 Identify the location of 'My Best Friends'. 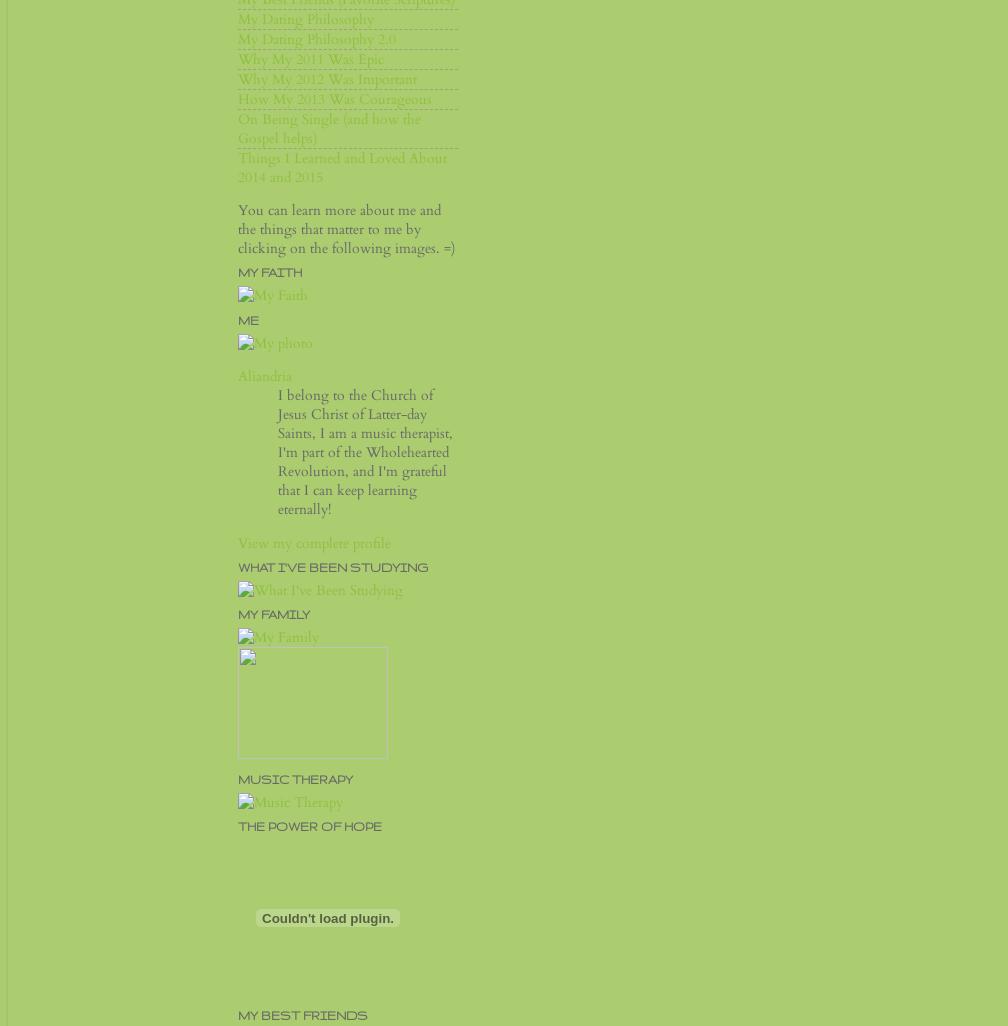
(237, 1014).